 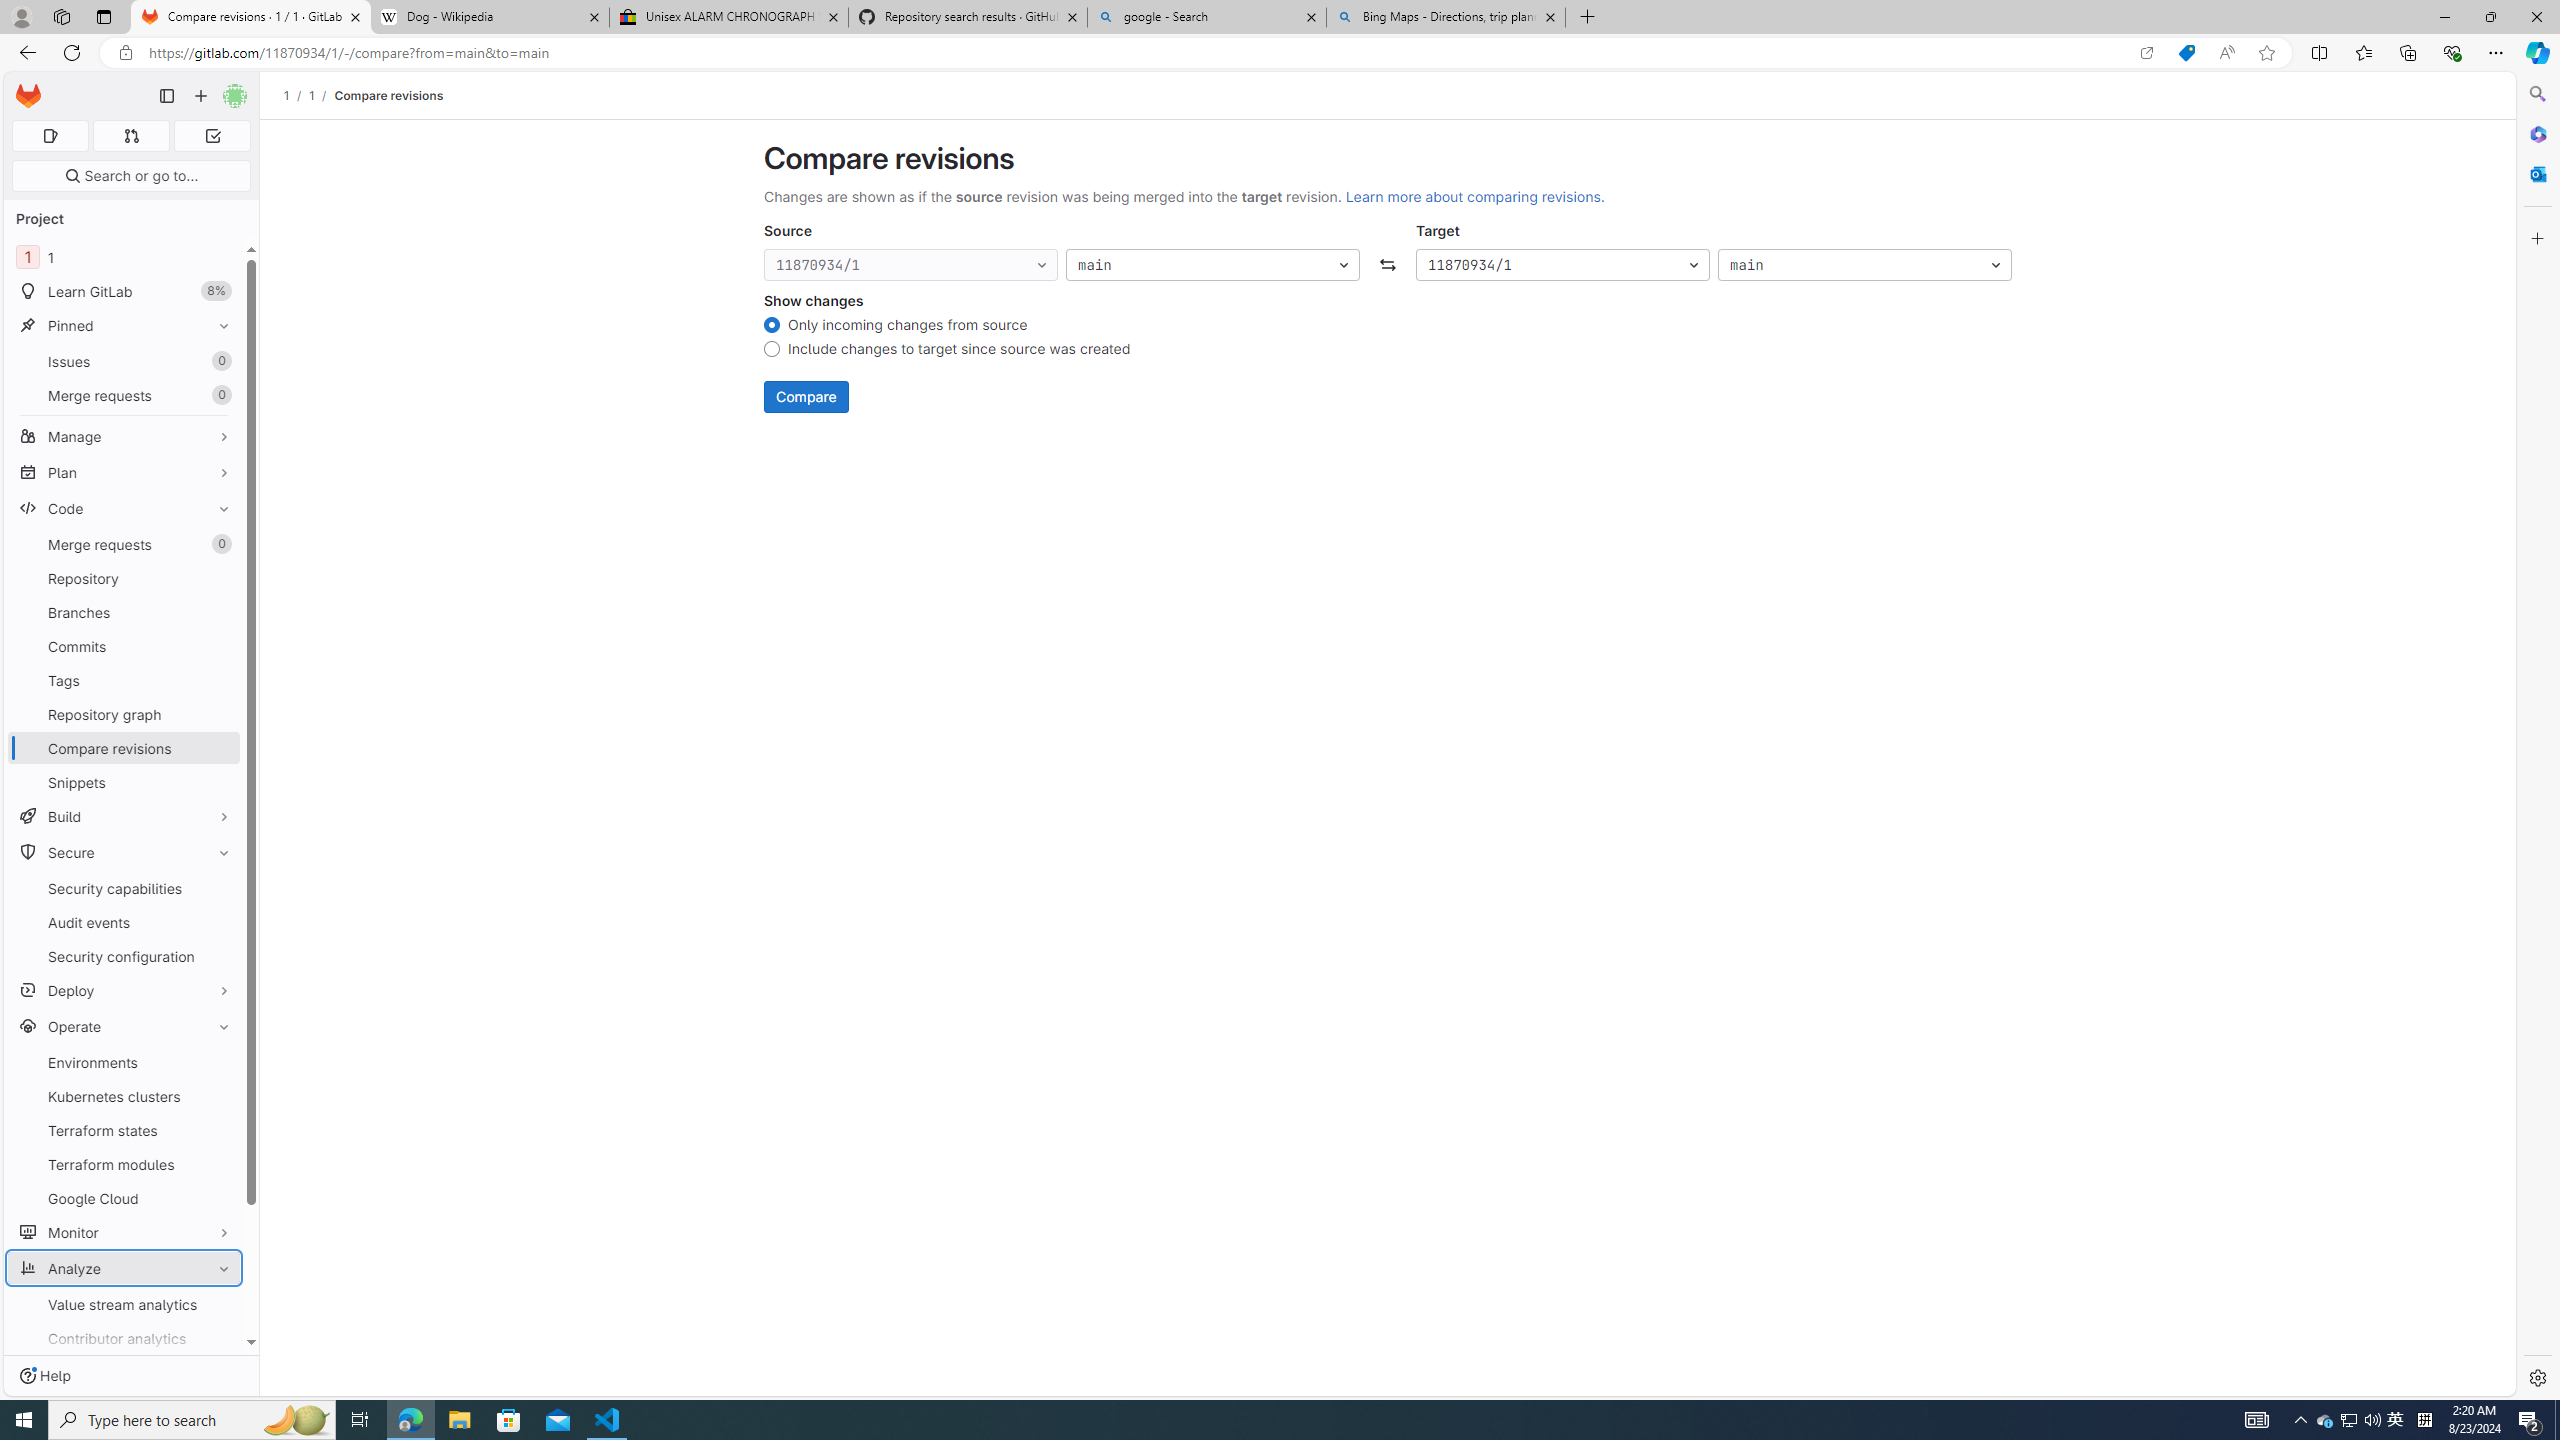 What do you see at coordinates (123, 1230) in the screenshot?
I see `'Monitor'` at bounding box center [123, 1230].